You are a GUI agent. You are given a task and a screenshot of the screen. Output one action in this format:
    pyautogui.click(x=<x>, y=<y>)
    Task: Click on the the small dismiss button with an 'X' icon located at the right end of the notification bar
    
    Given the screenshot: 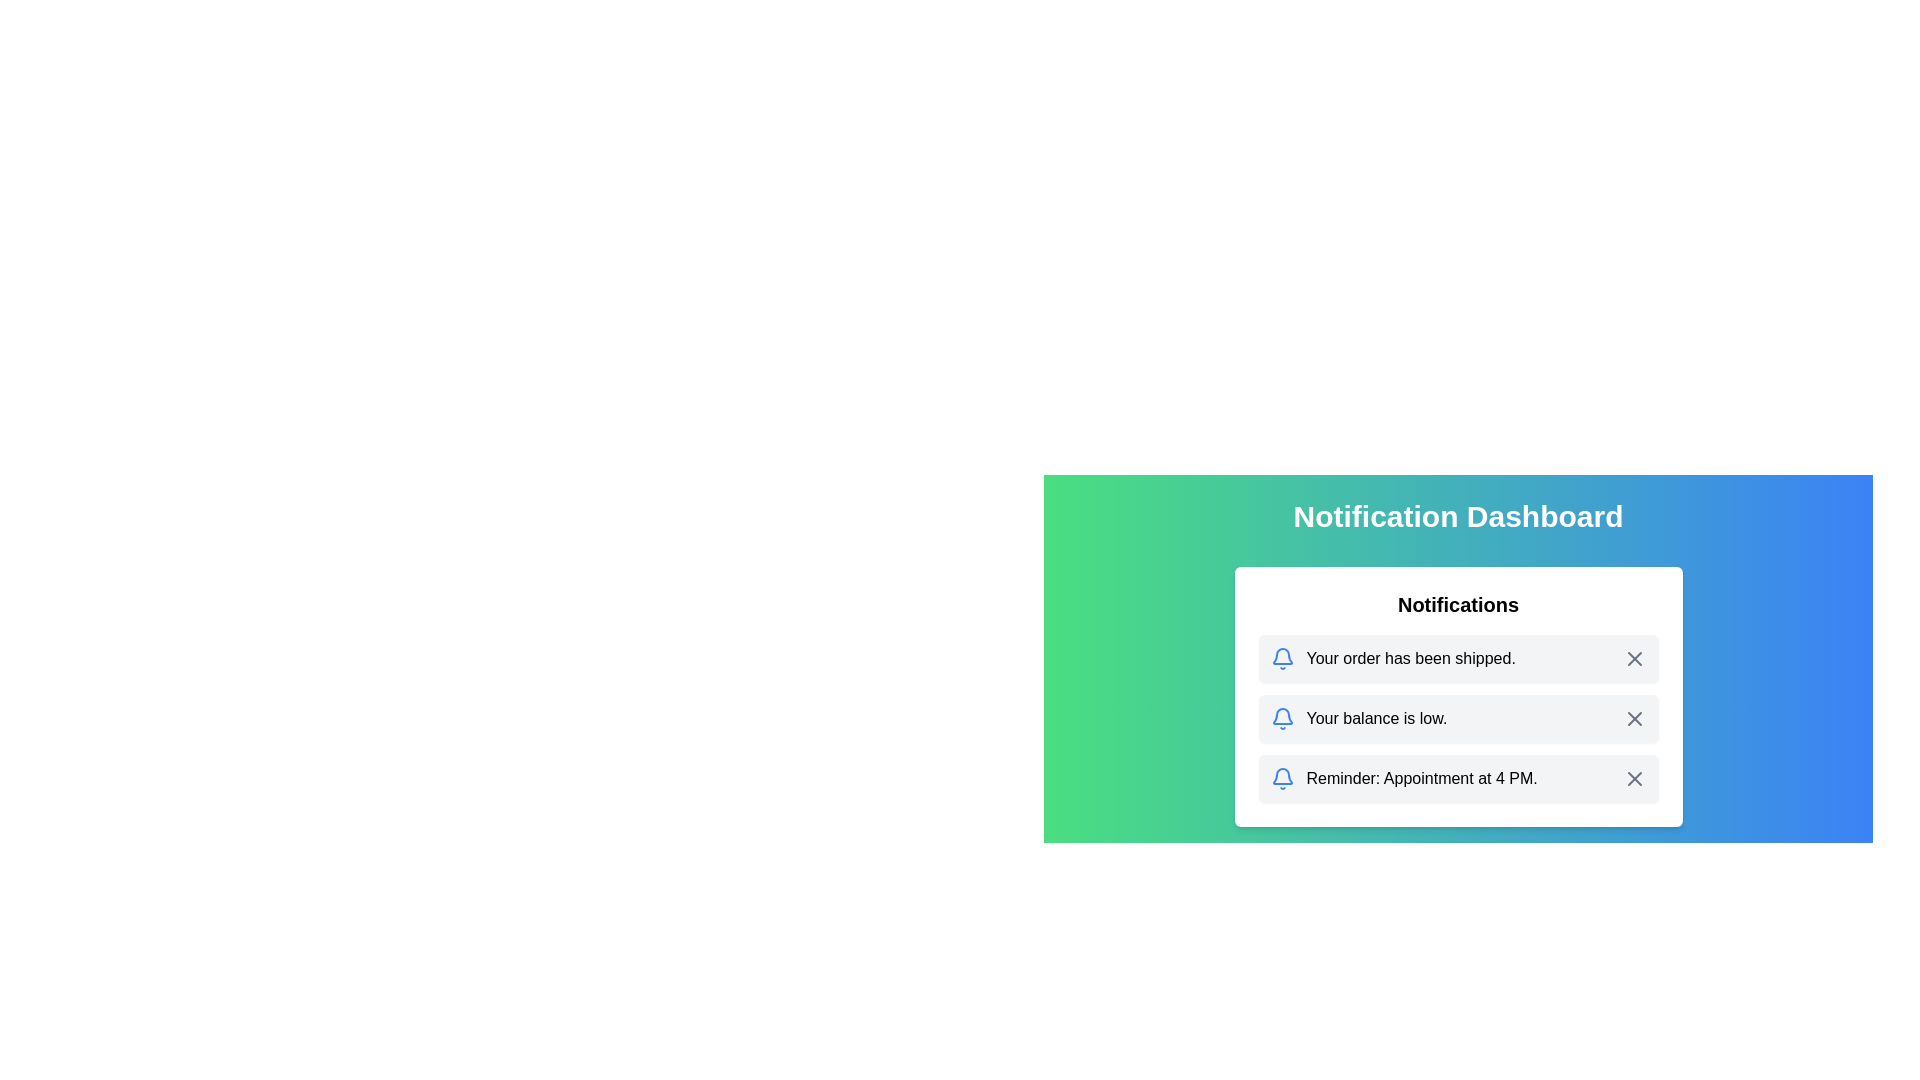 What is the action you would take?
    pyautogui.click(x=1634, y=659)
    